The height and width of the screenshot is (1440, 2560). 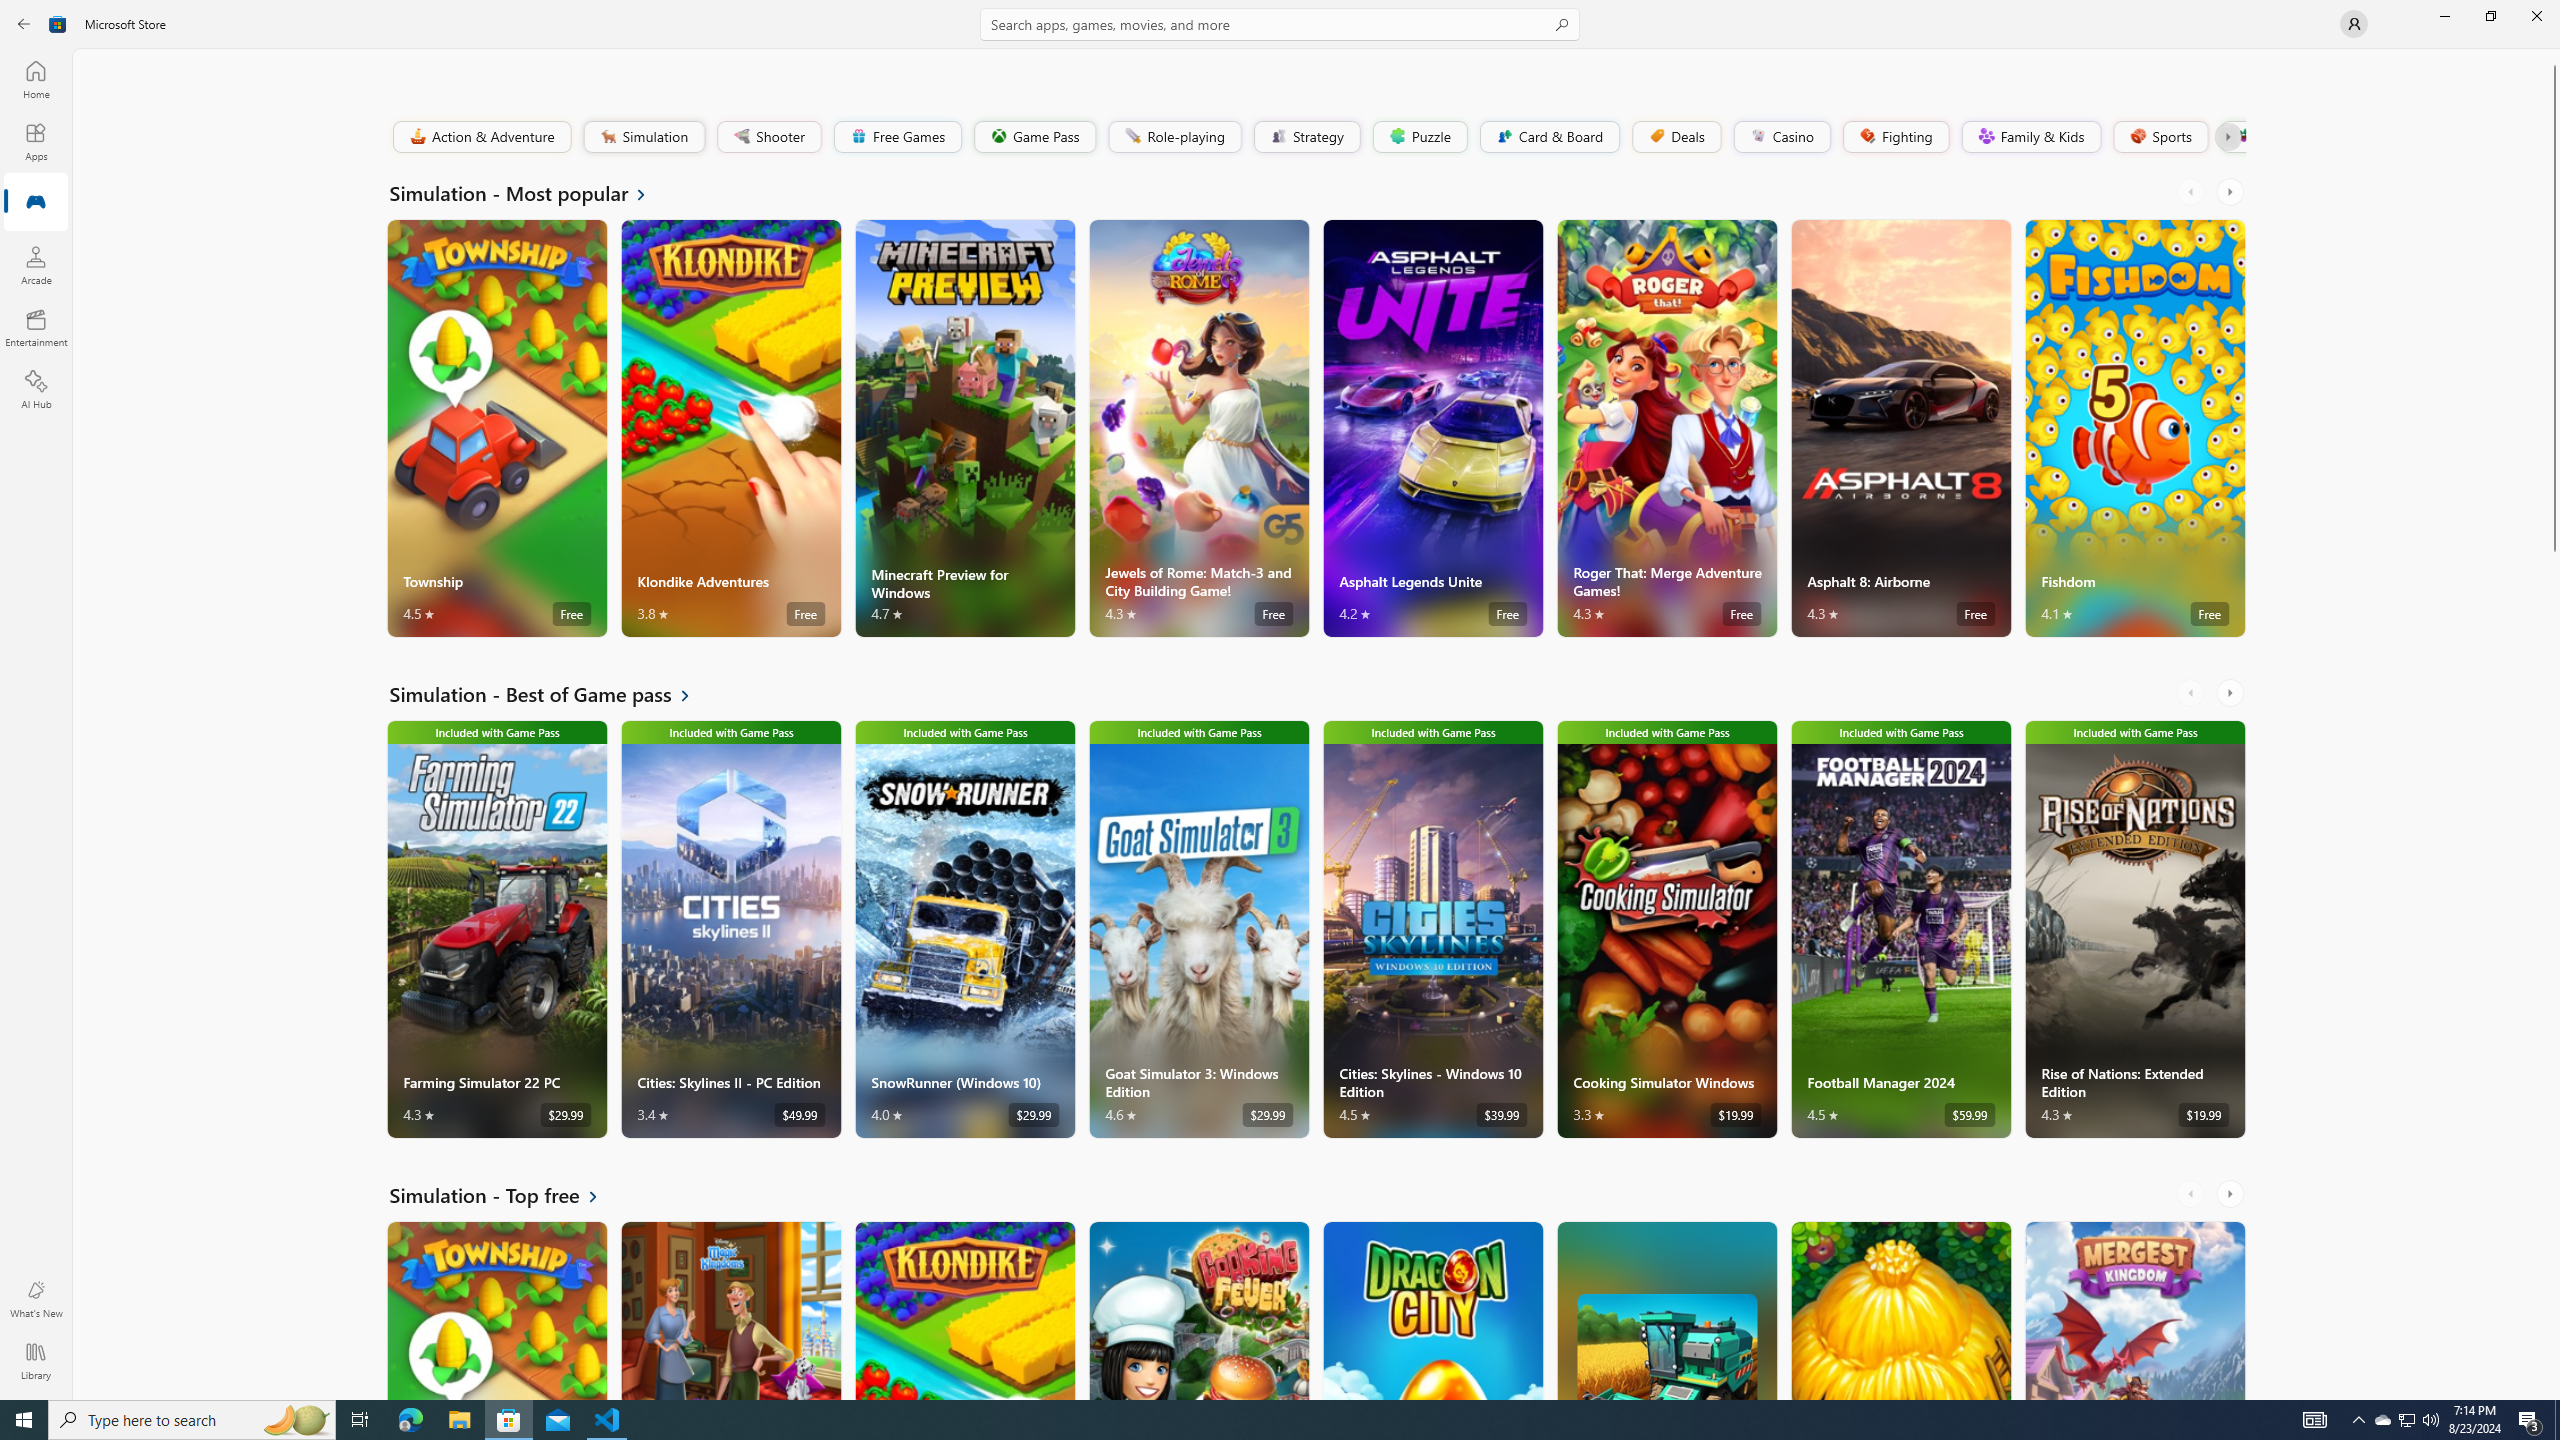 I want to click on 'Free Games', so click(x=896, y=135).